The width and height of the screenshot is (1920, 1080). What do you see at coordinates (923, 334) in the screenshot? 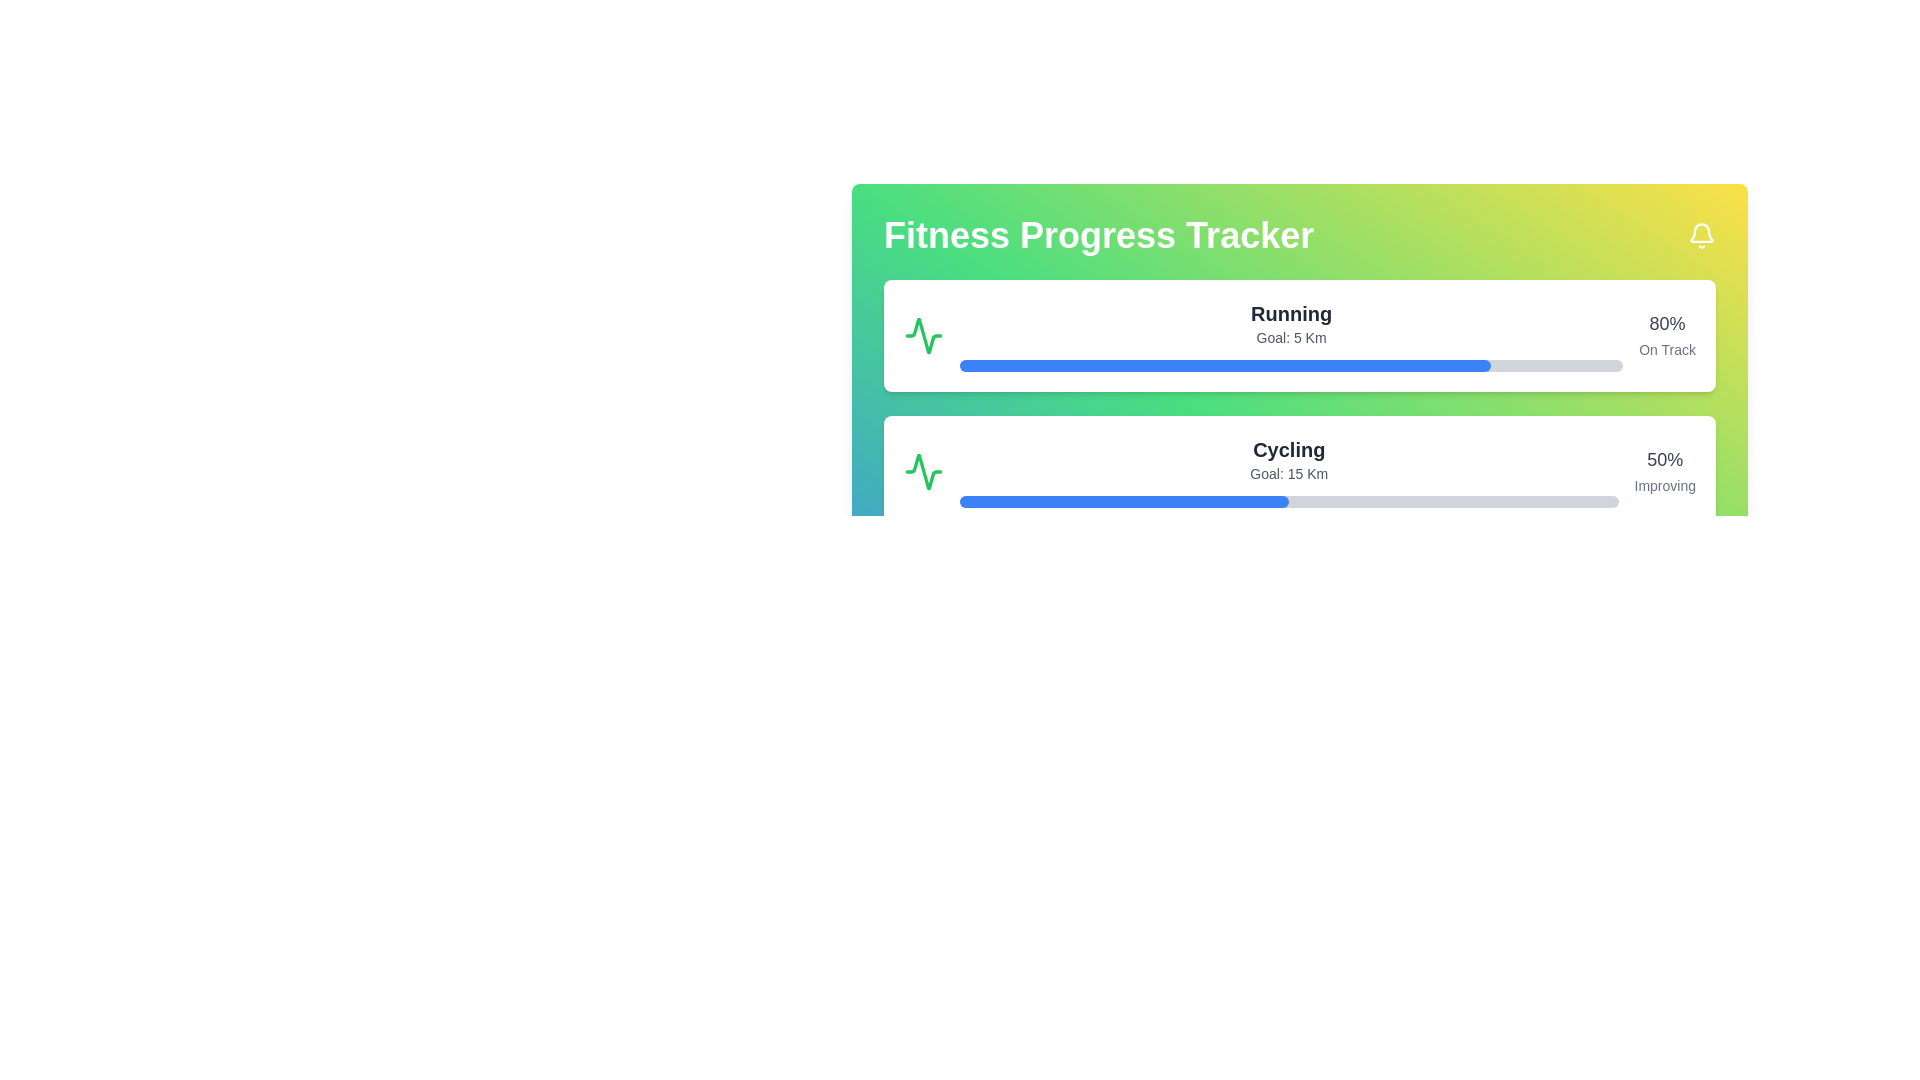
I see `the green activity icon styled with a heartbeat illustration located in the top-left corner of the 'Running' fitness progress card` at bounding box center [923, 334].